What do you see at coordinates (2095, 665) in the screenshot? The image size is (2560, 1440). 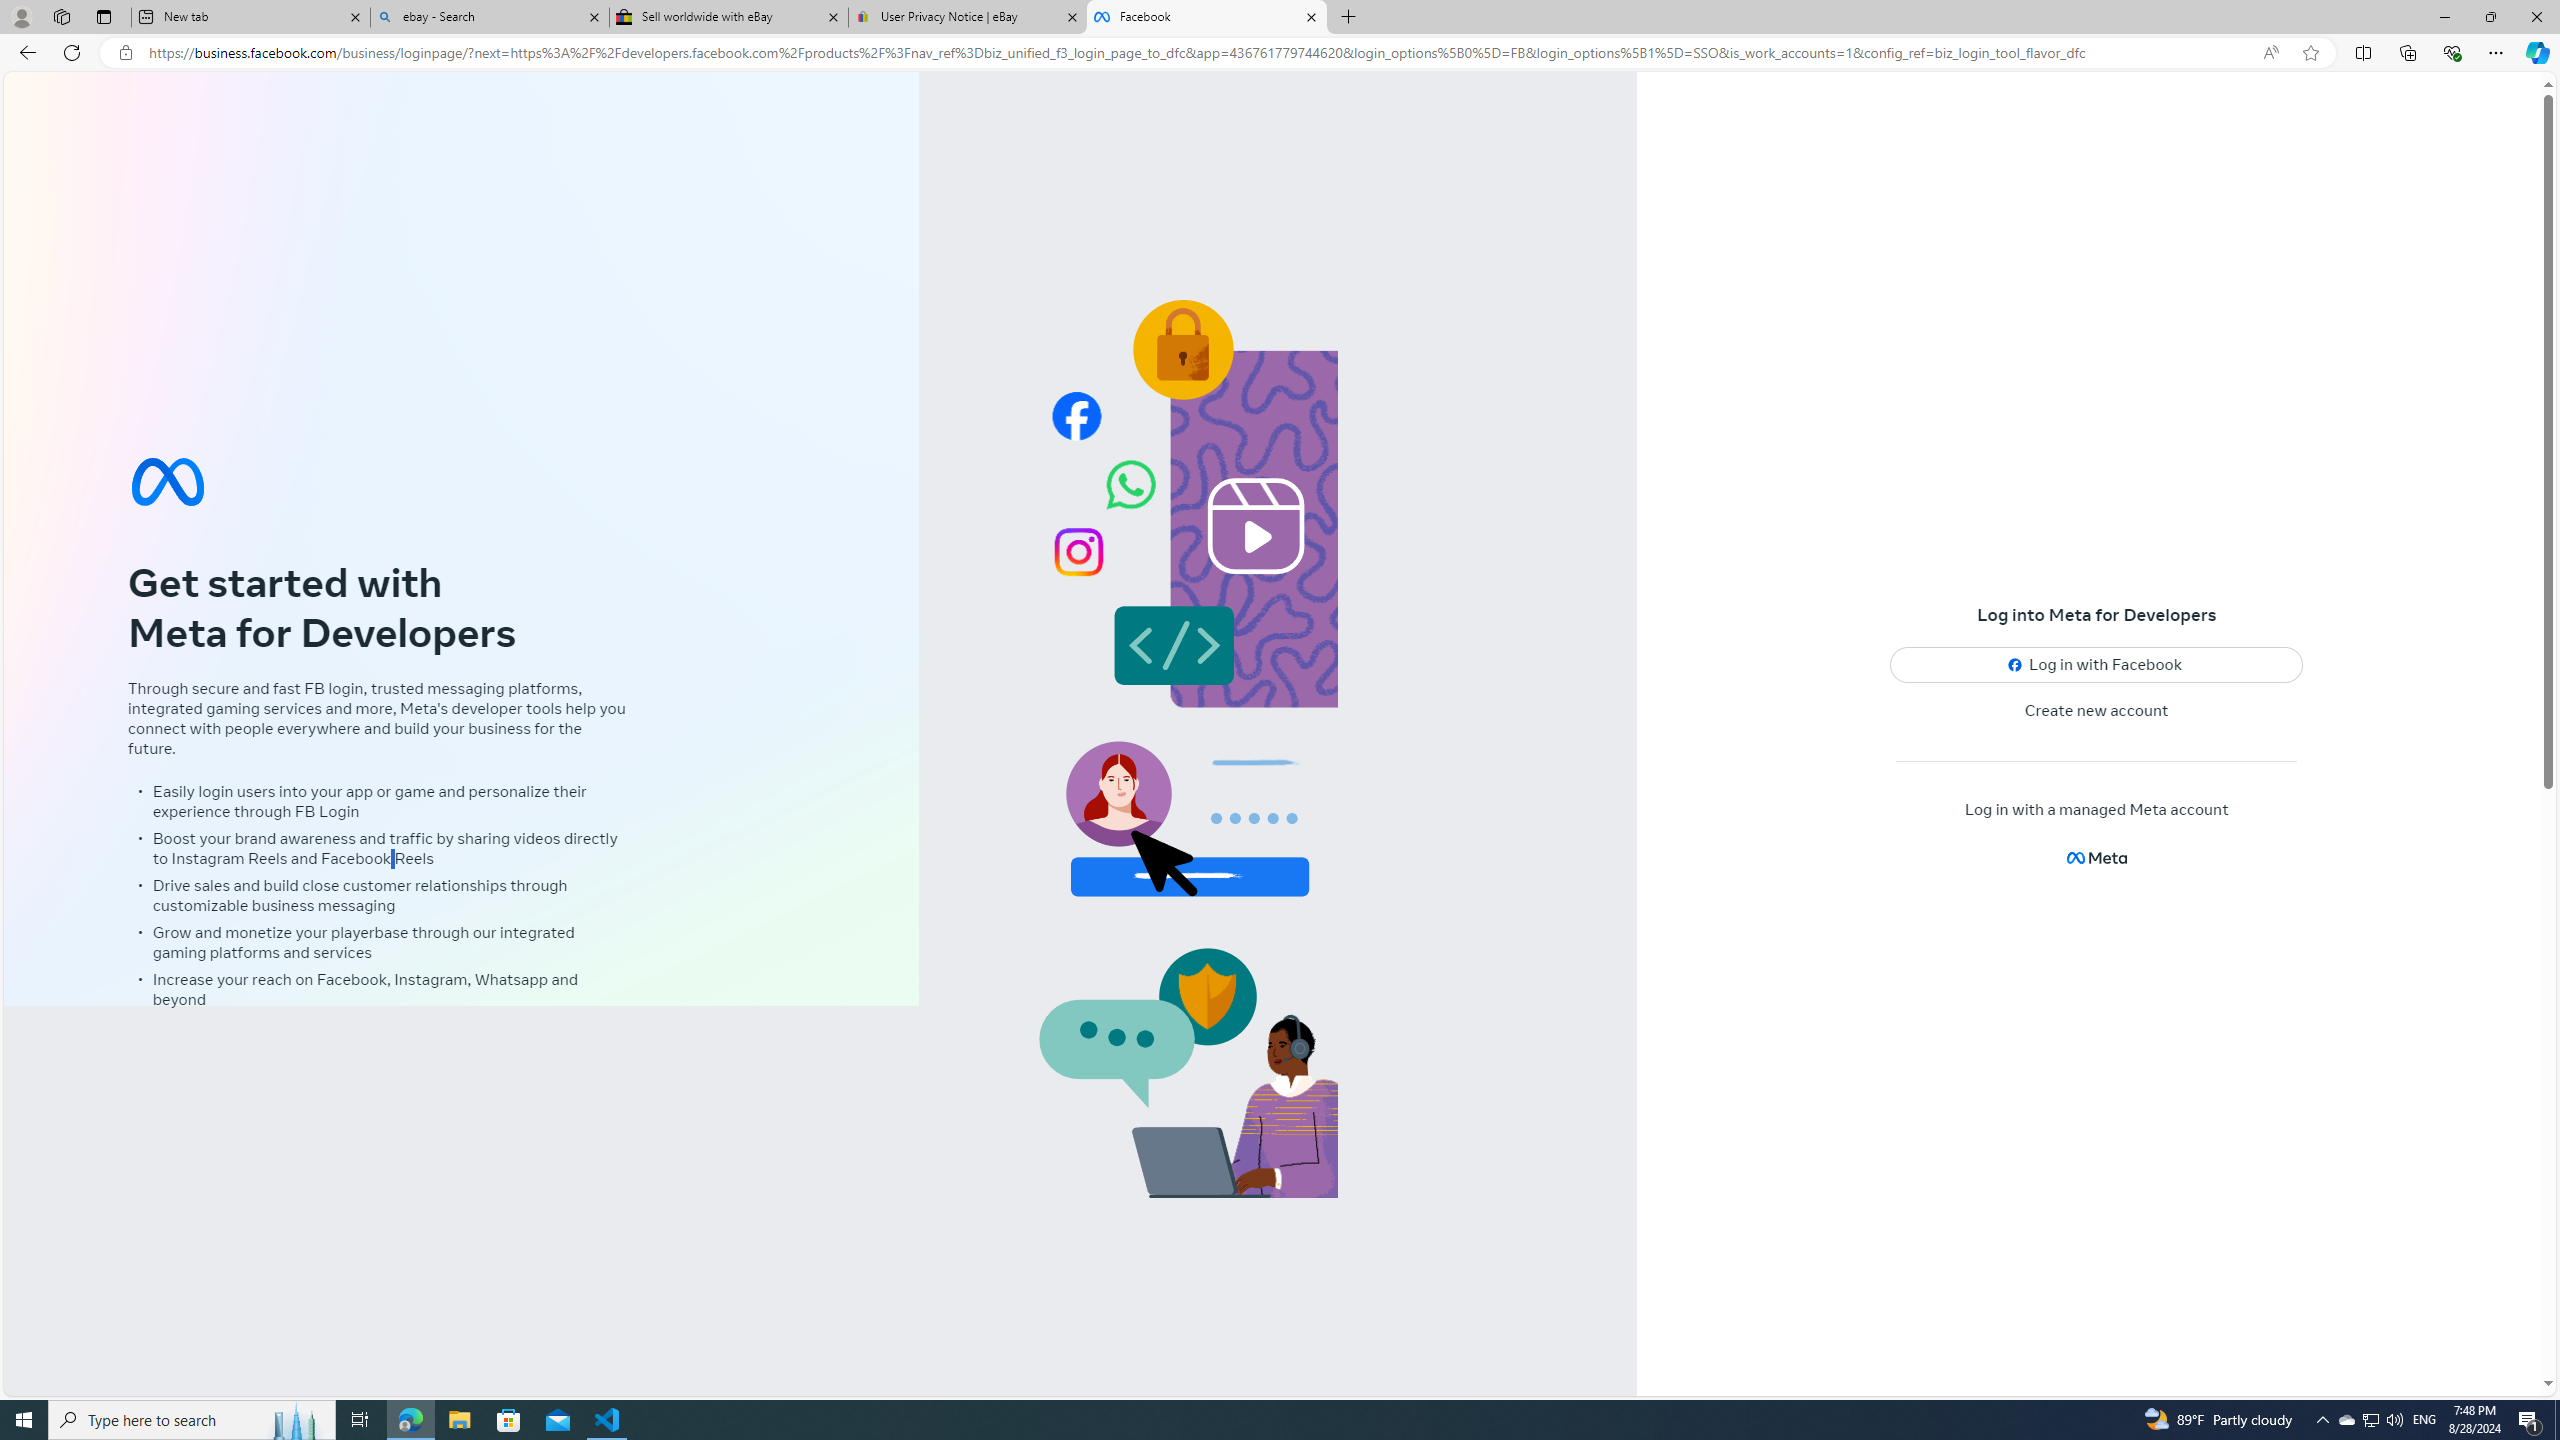 I see `'Log in with Facebook'` at bounding box center [2095, 665].